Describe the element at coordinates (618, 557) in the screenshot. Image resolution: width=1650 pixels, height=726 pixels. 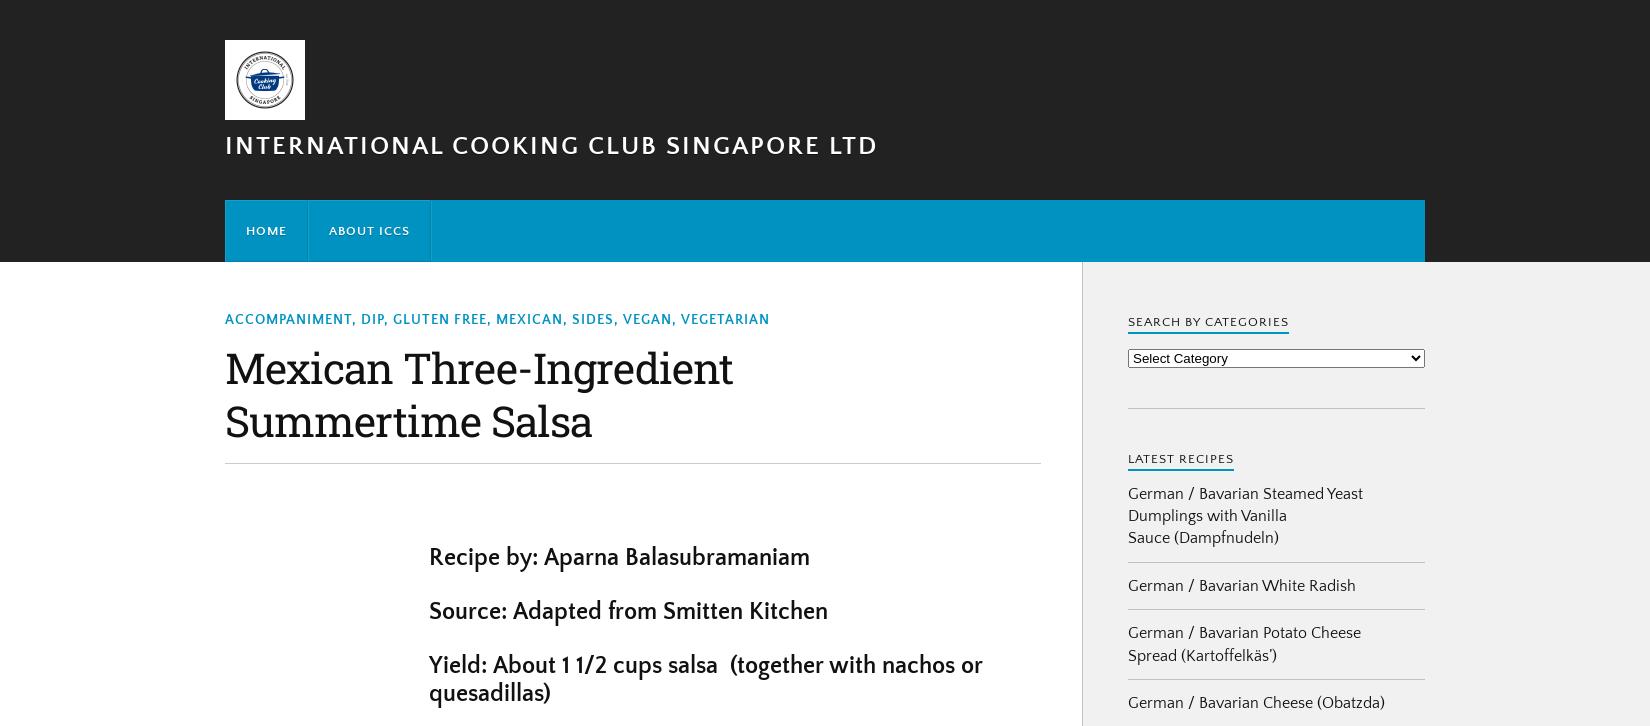
I see `'Recipe by: Aparna Balasubramaniam'` at that location.